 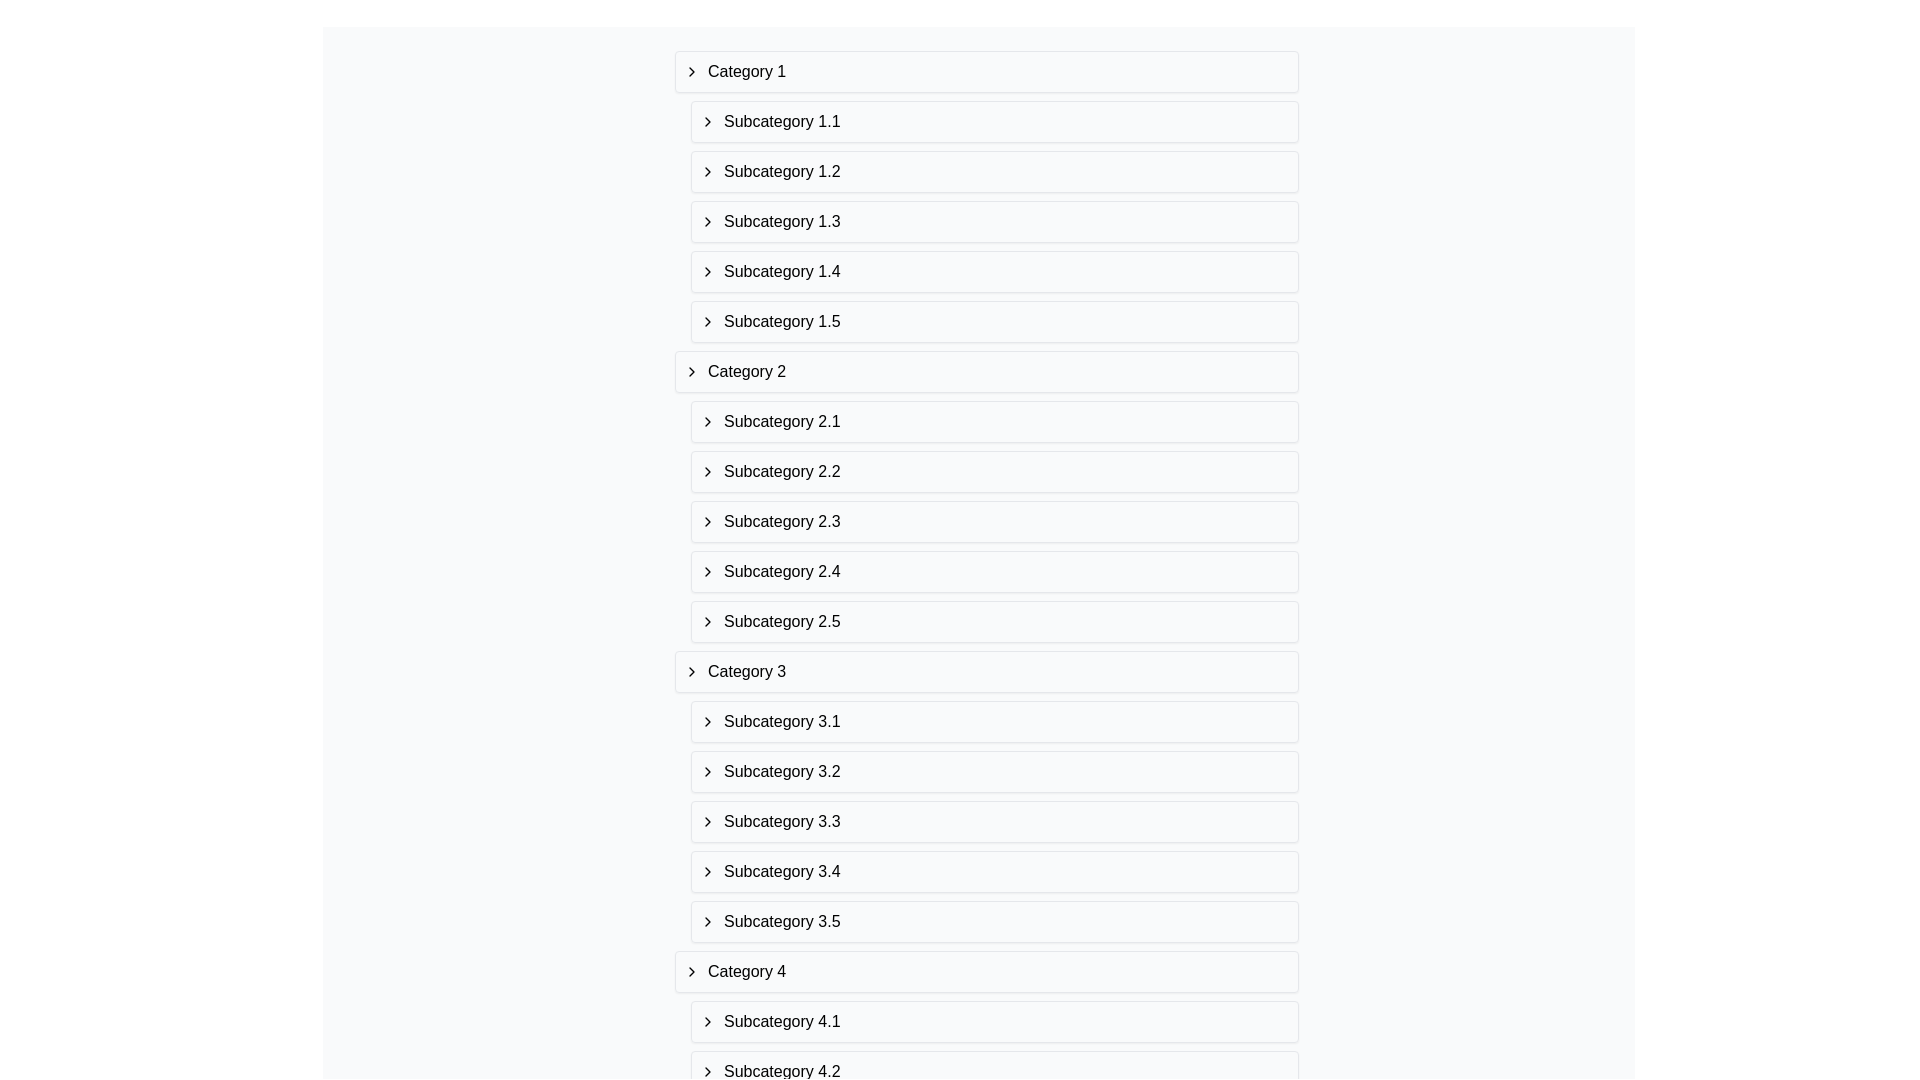 I want to click on the right-pointing chevron icon adjacent to the text 'Category 2', so click(x=691, y=371).